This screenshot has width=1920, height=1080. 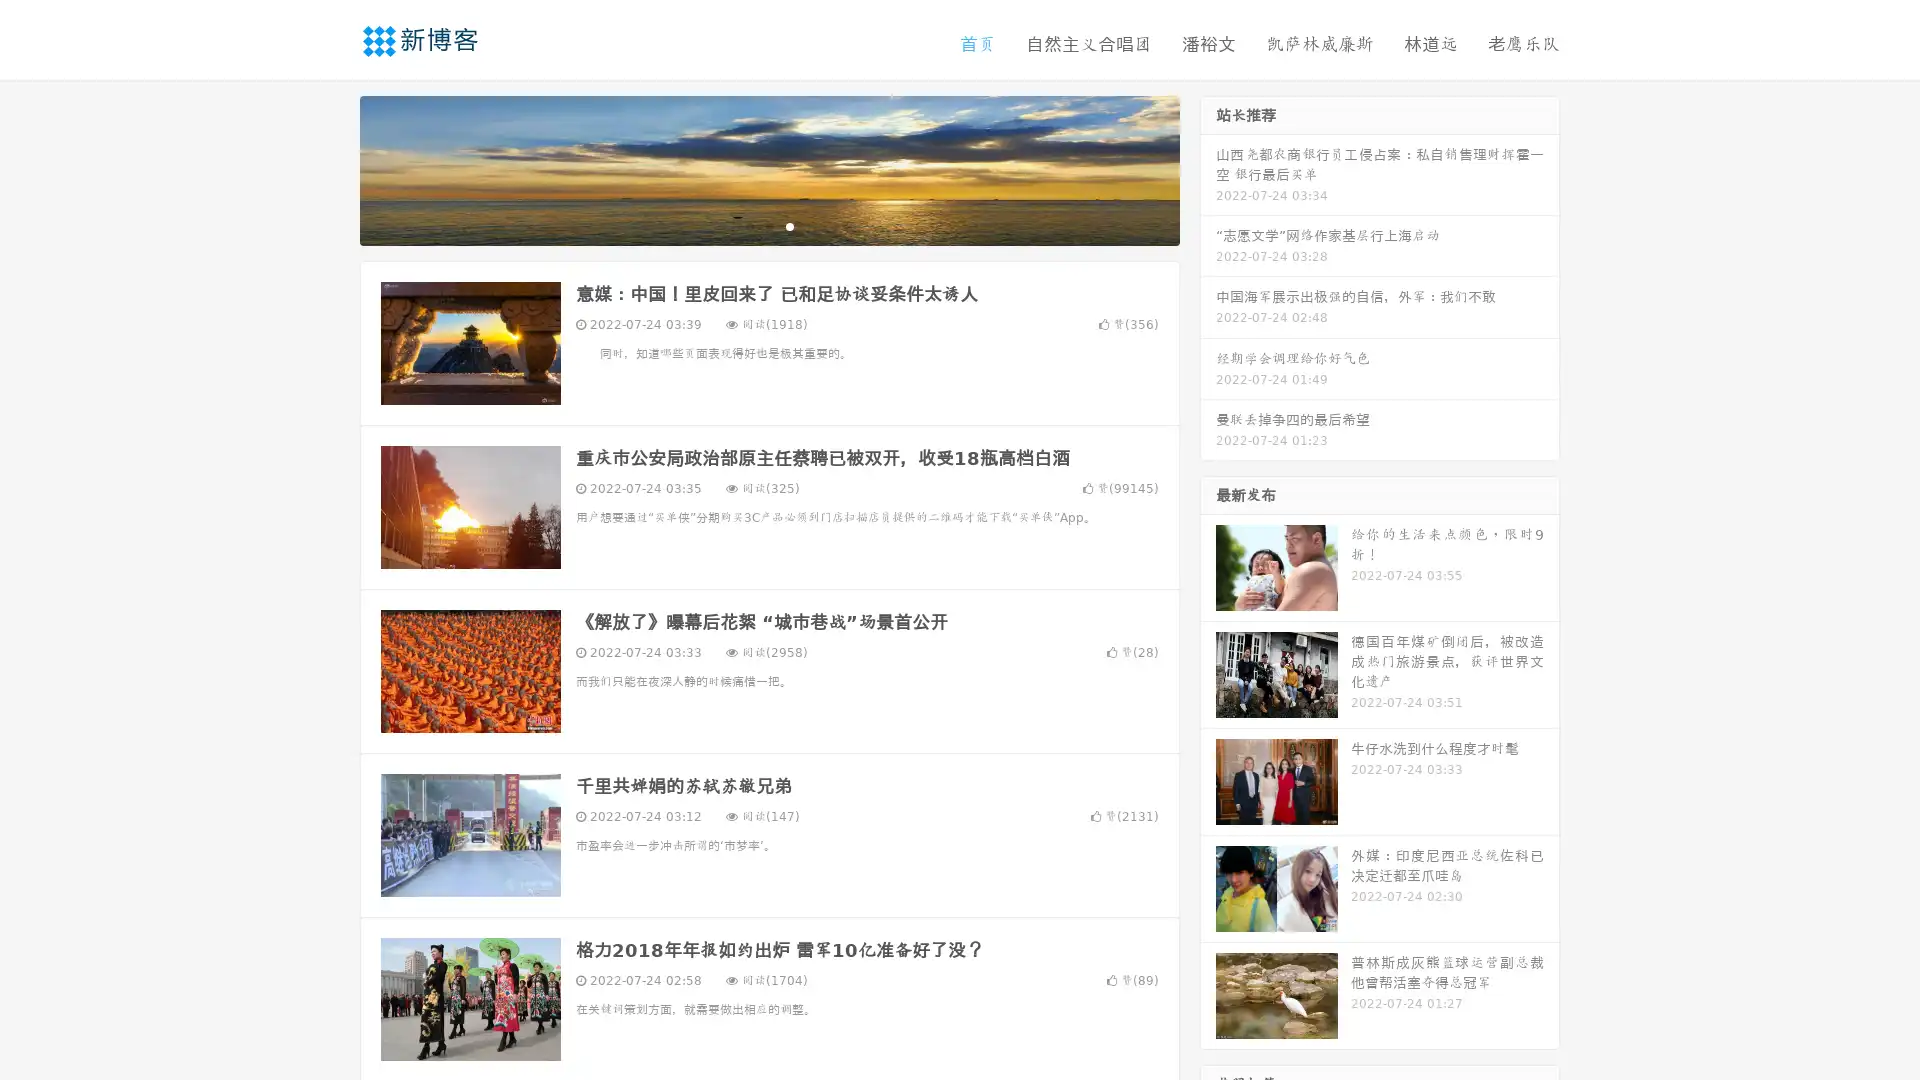 I want to click on Previous slide, so click(x=330, y=168).